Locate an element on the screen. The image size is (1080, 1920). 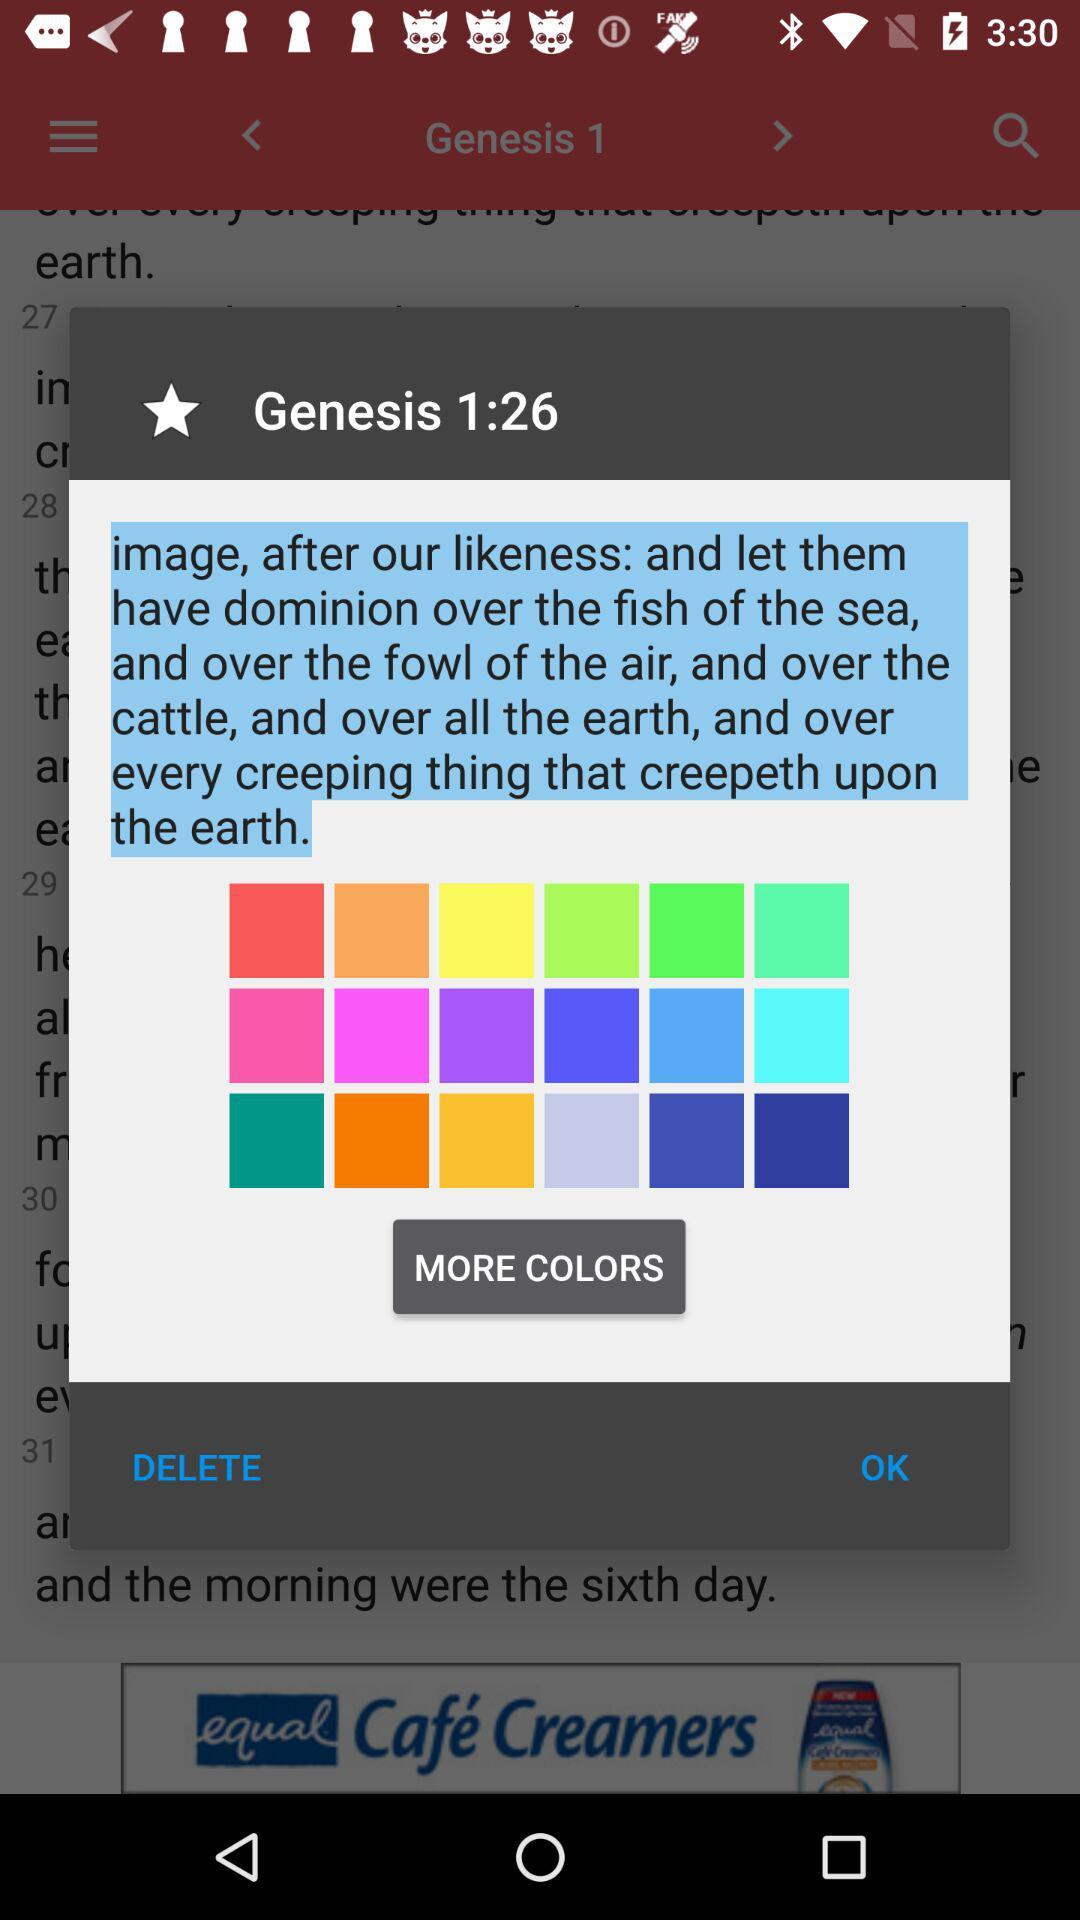
the item above delete is located at coordinates (276, 1140).